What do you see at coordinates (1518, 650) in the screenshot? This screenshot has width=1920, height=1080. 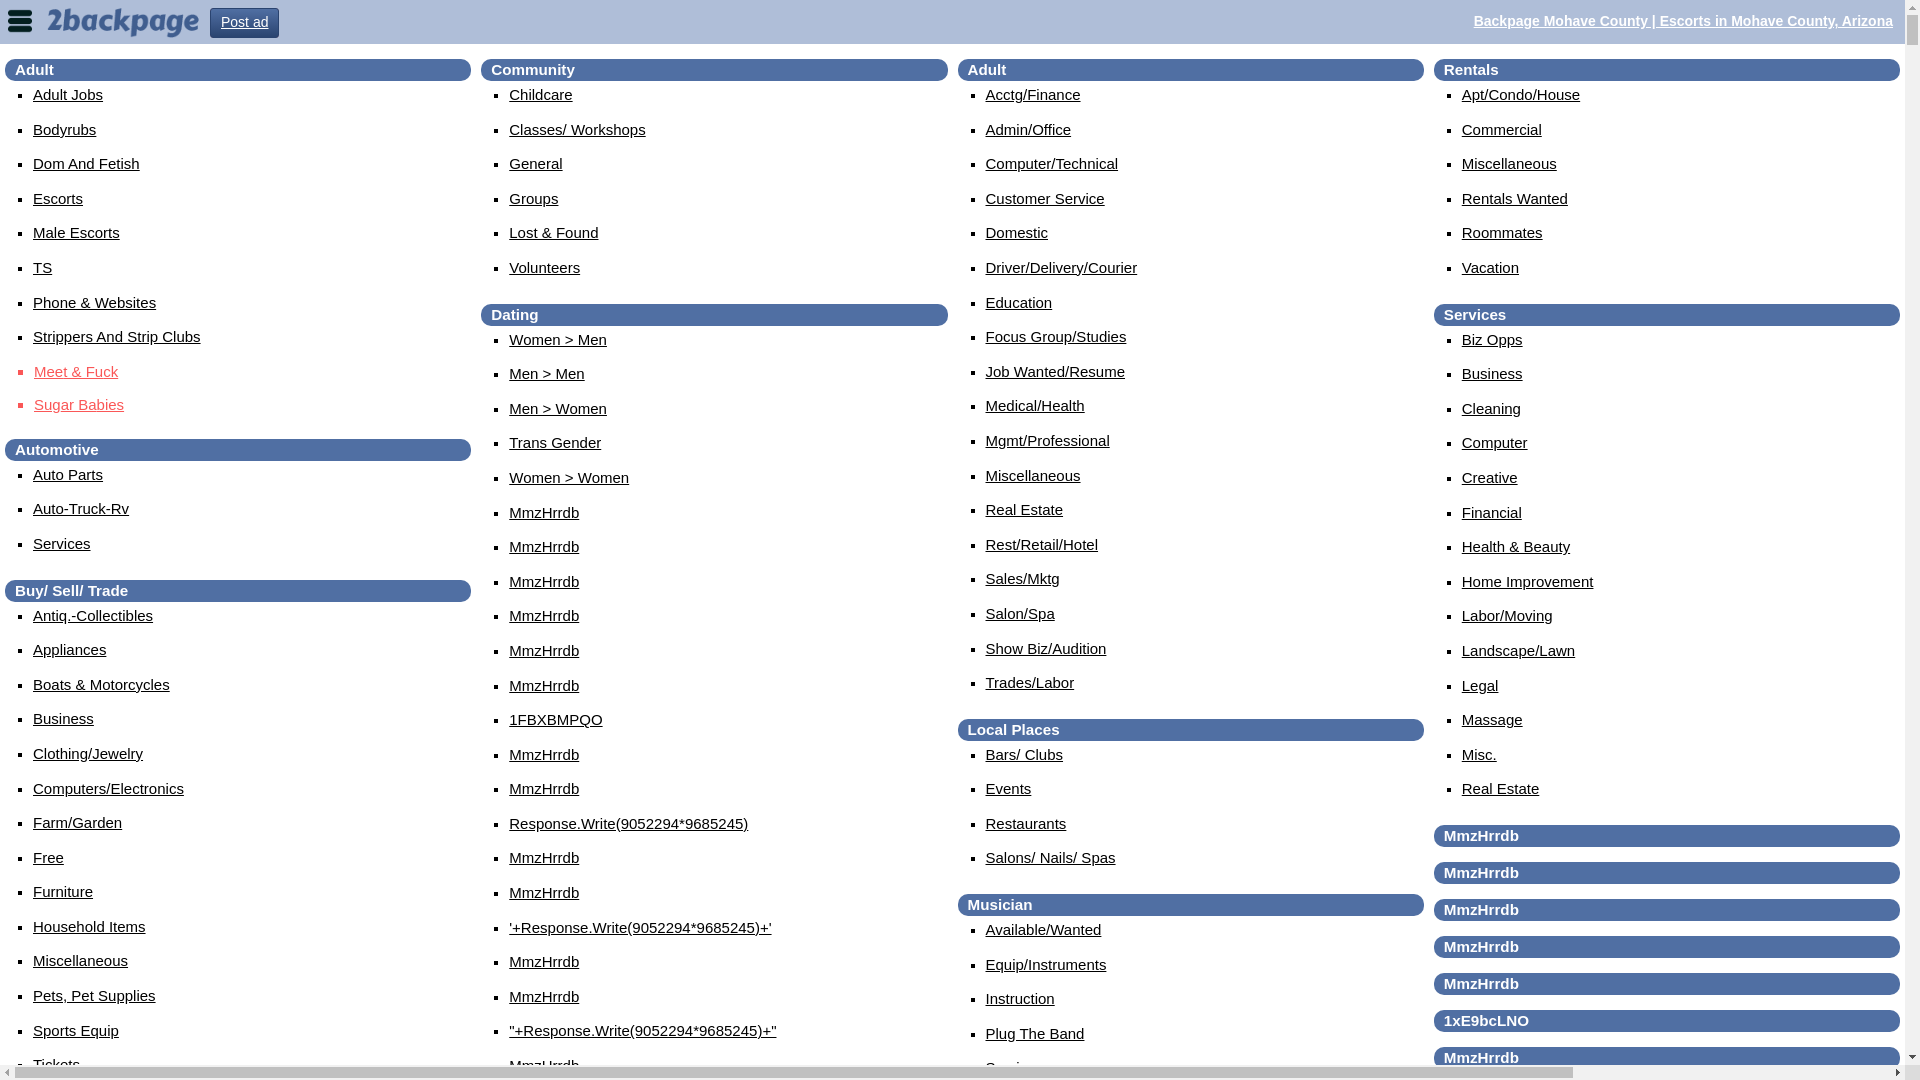 I see `'Landscape/Lawn'` at bounding box center [1518, 650].